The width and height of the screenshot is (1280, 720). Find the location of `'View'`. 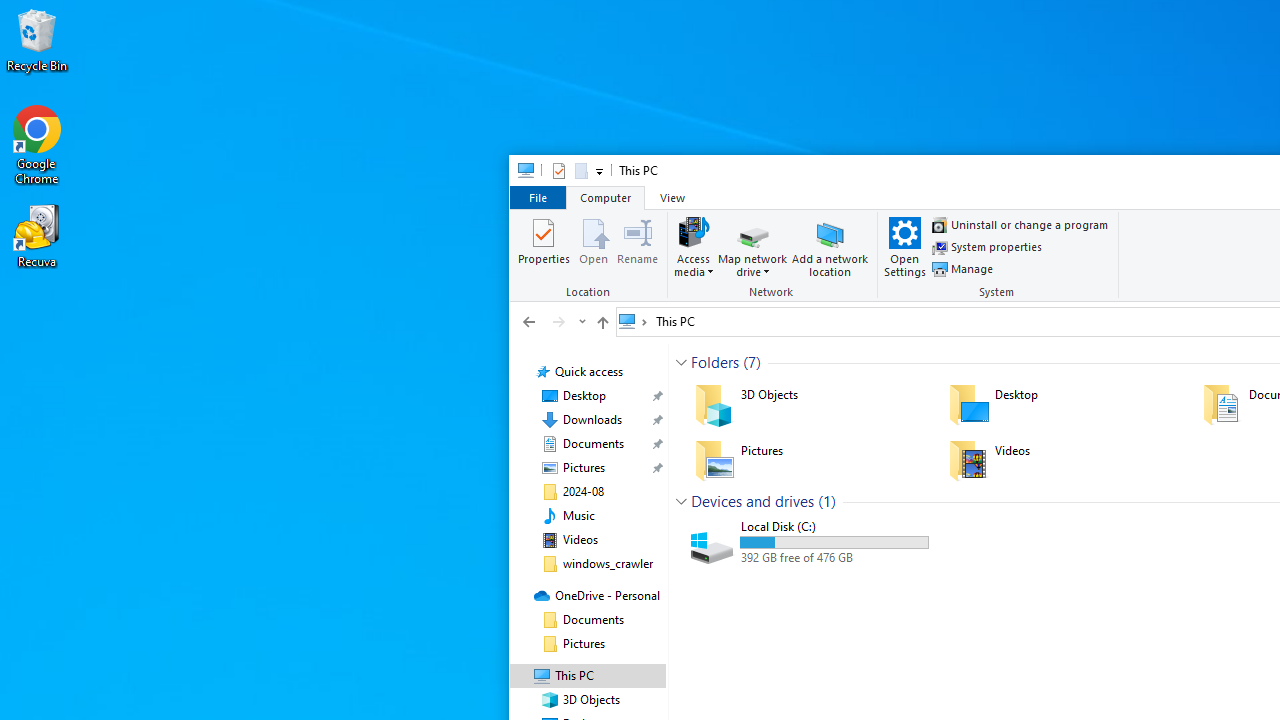

'View' is located at coordinates (672, 197).